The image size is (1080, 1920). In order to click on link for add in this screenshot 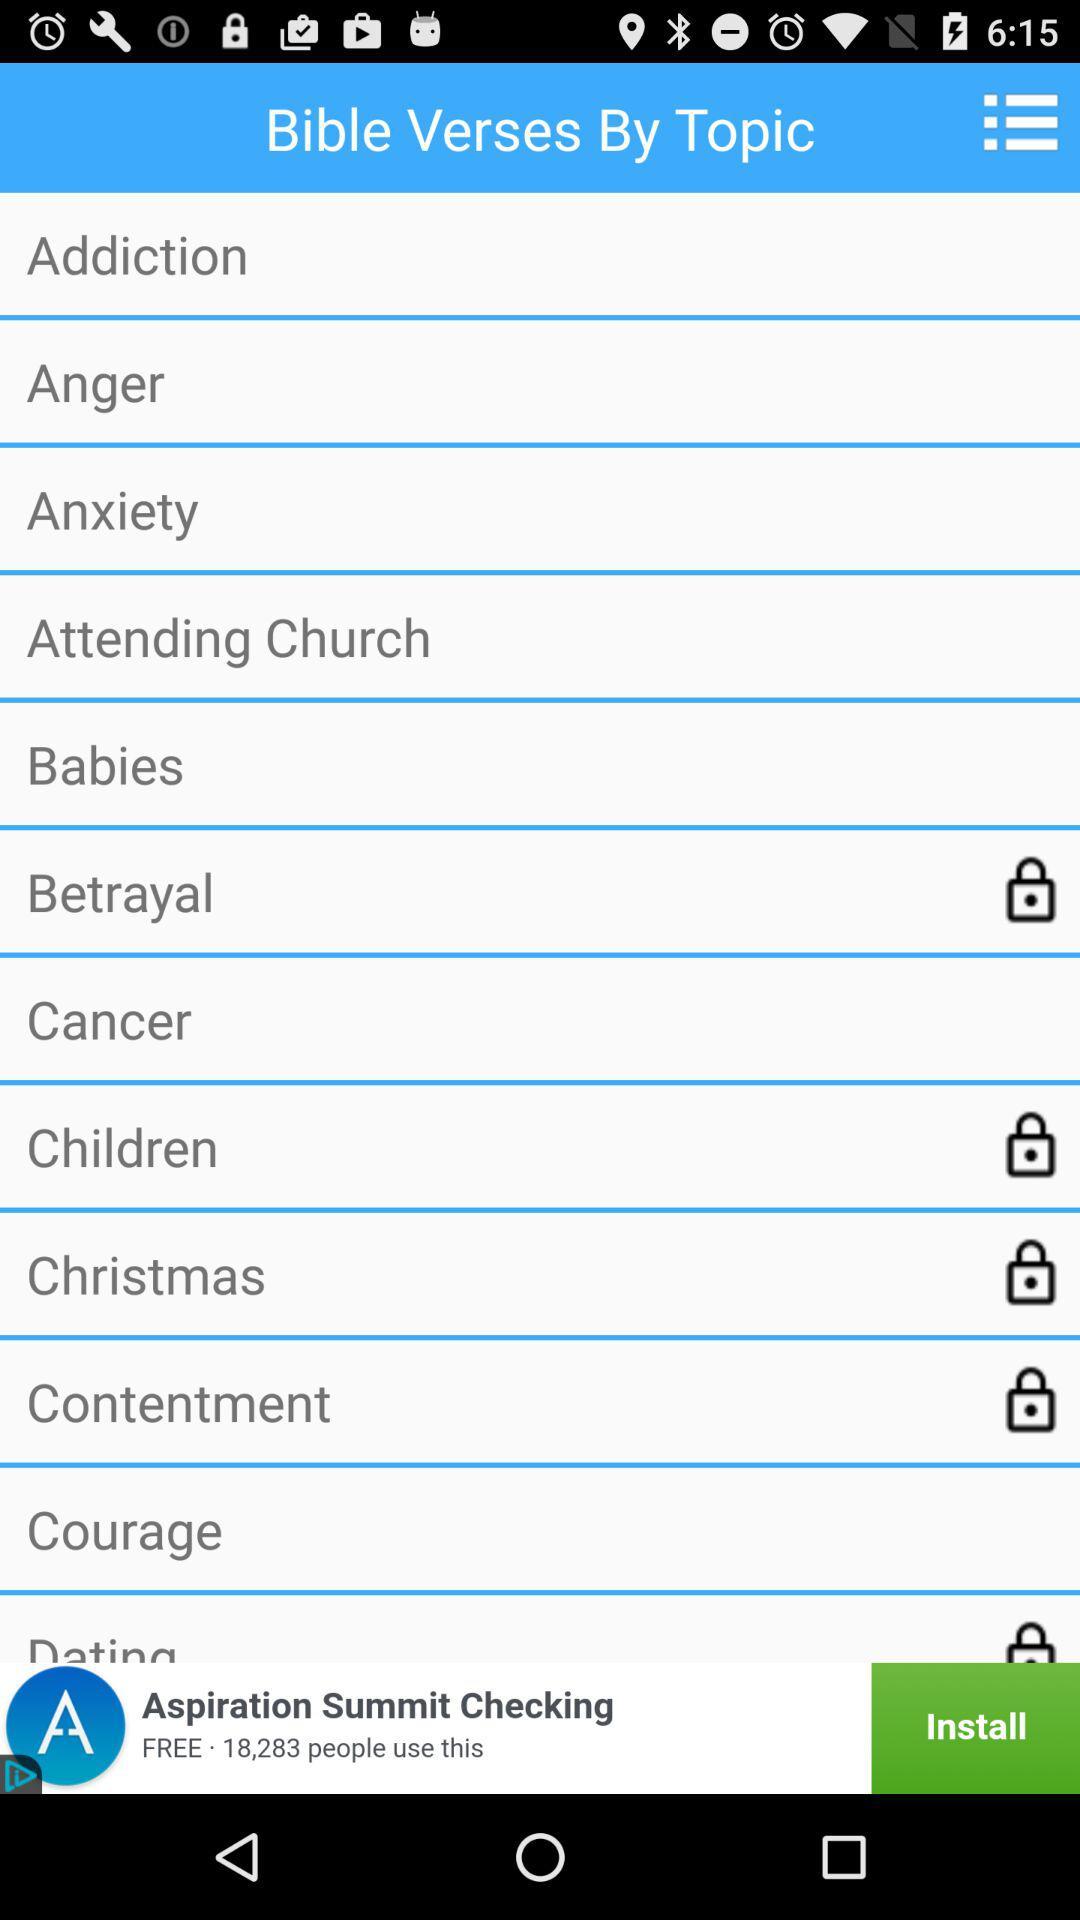, I will do `click(540, 1727)`.